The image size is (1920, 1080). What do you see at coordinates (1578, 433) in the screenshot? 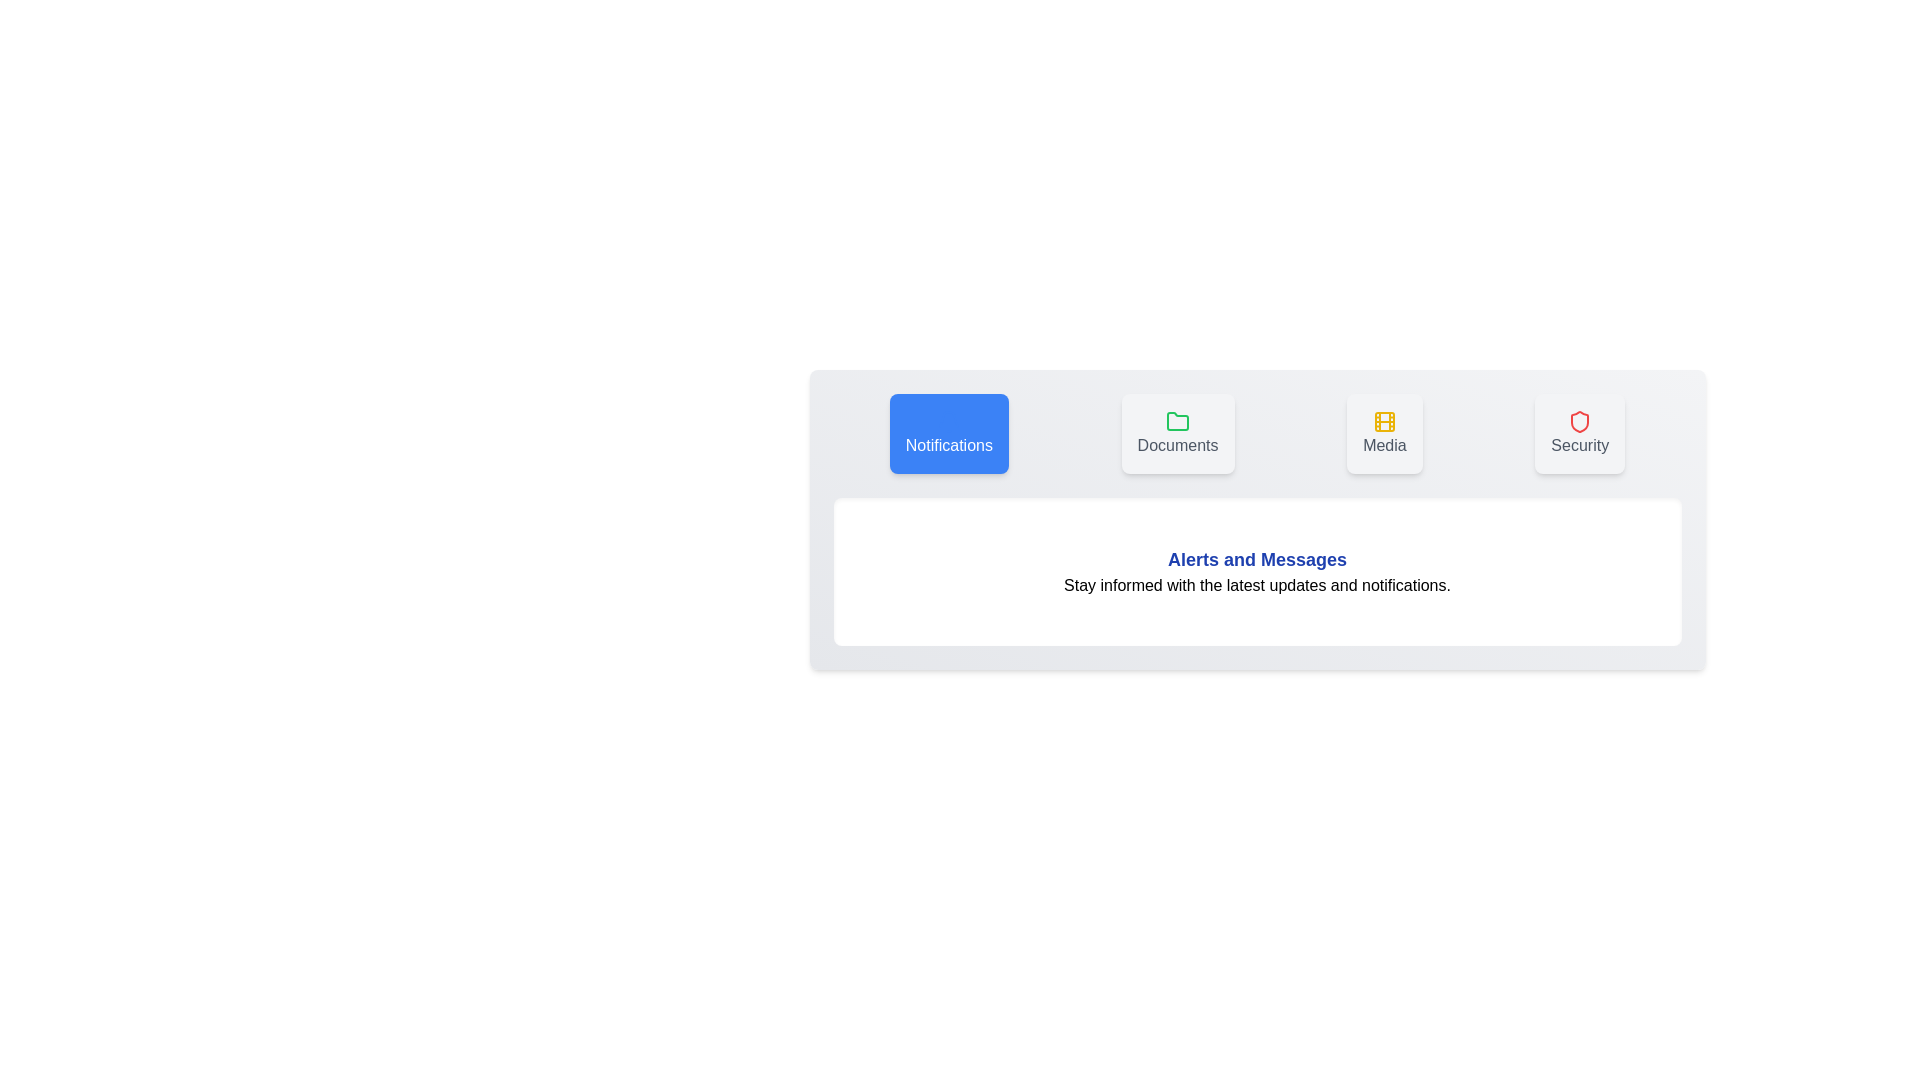
I see `the tab corresponding to Security to inspect its icon` at bounding box center [1578, 433].